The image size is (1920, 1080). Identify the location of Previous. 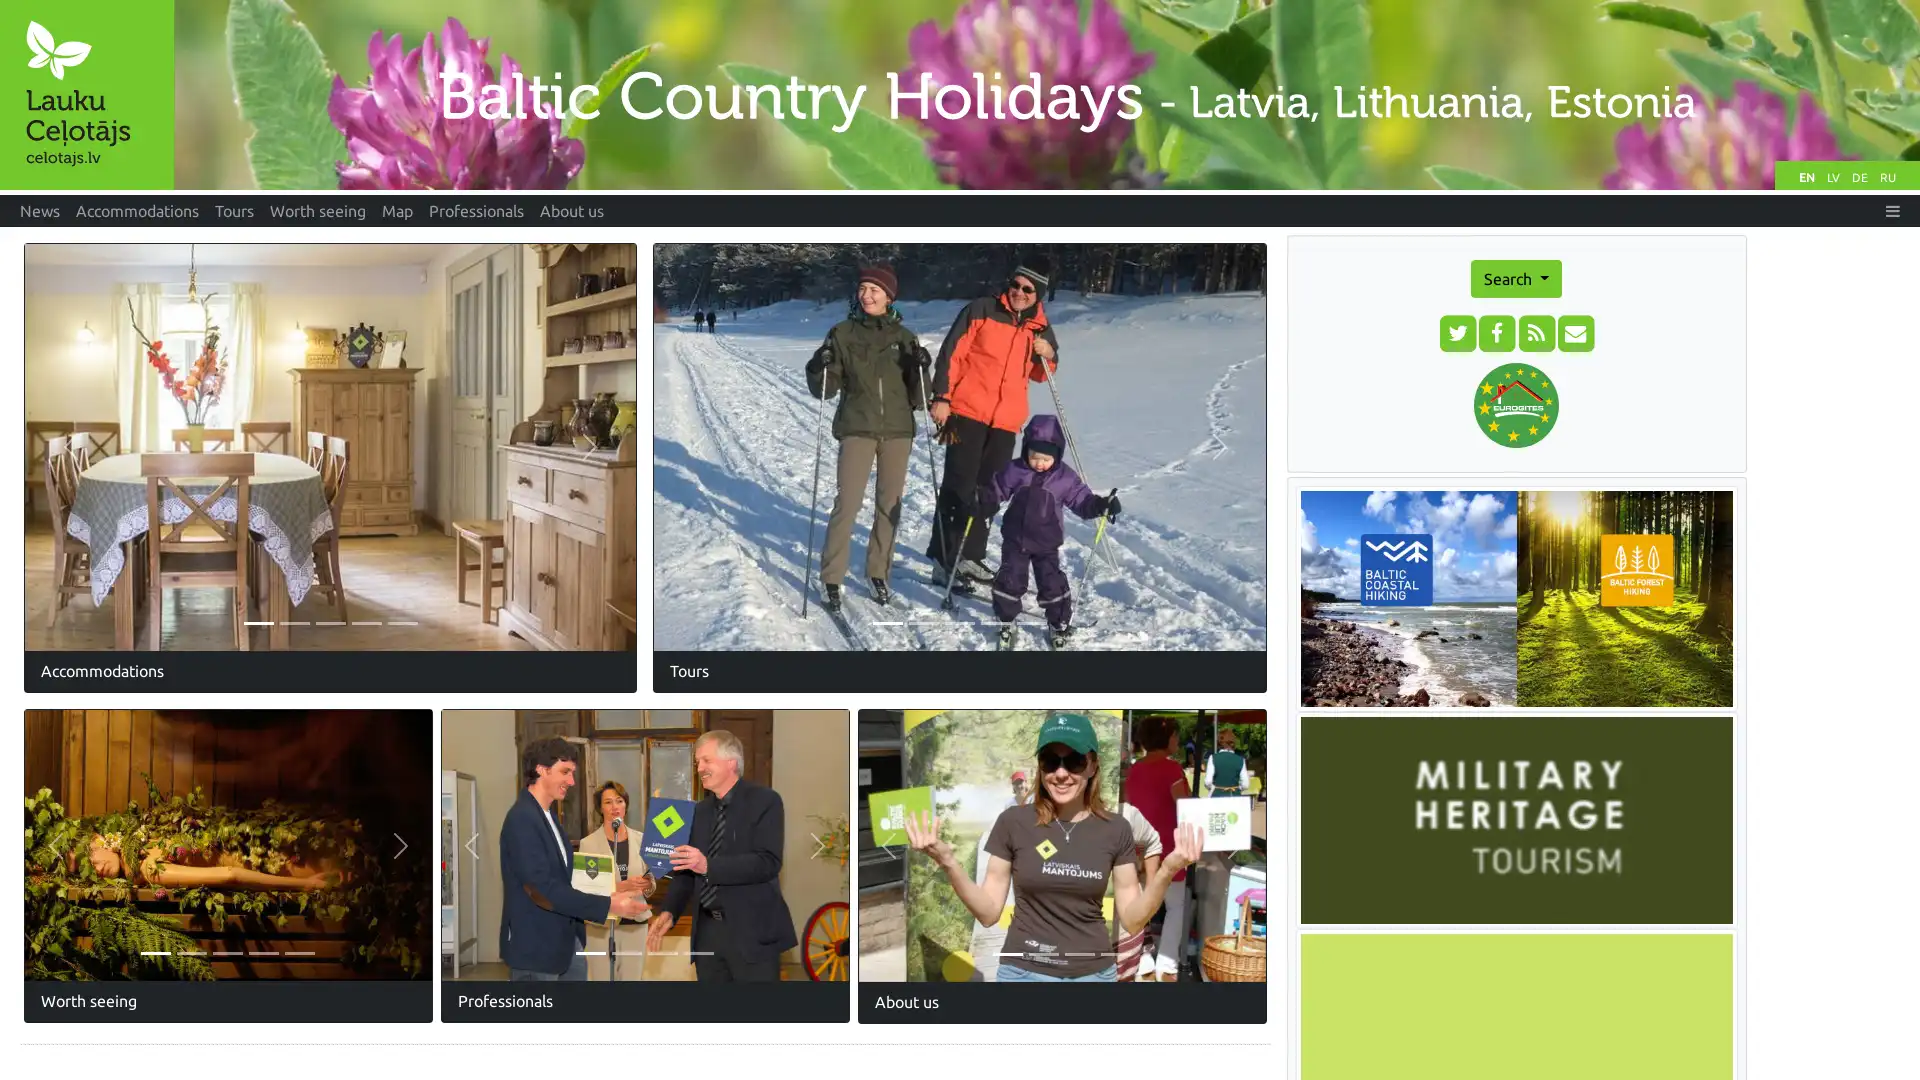
(700, 446).